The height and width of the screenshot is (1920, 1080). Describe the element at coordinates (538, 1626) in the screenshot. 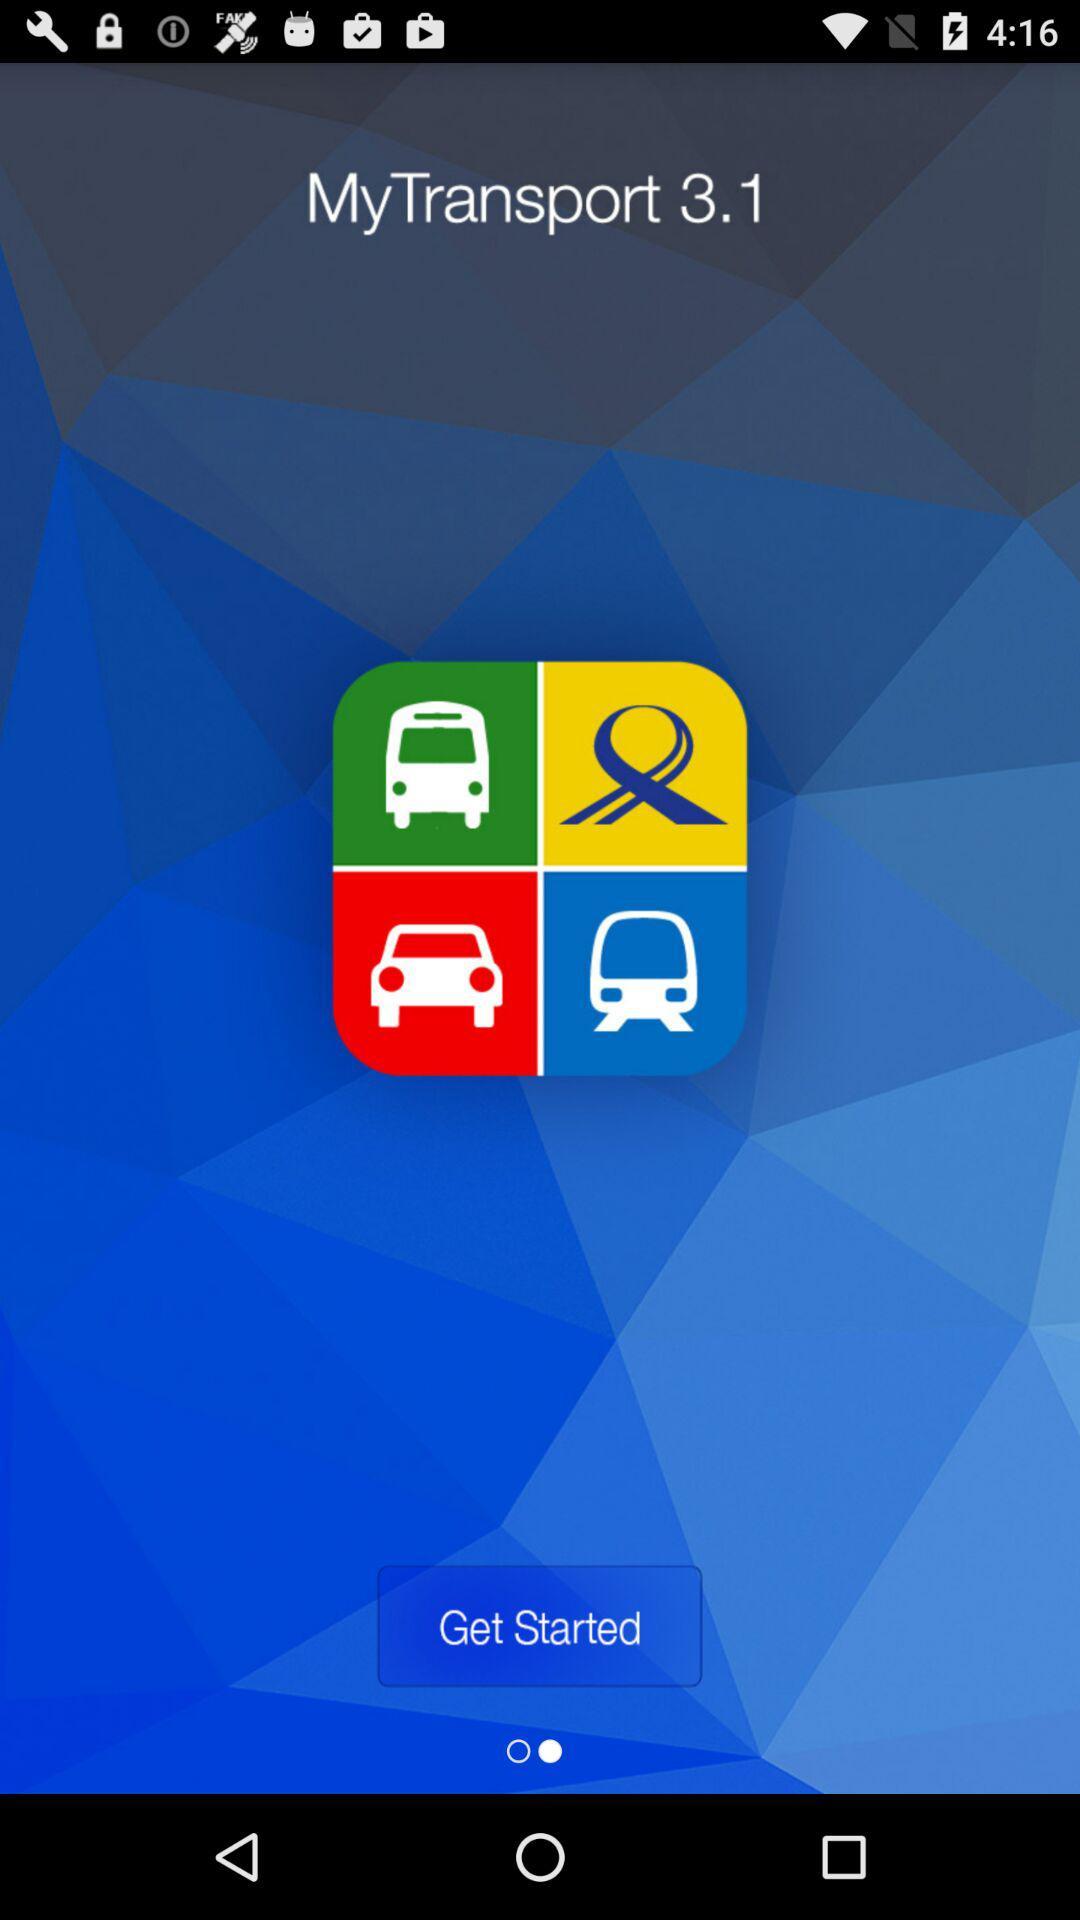

I see `start application` at that location.